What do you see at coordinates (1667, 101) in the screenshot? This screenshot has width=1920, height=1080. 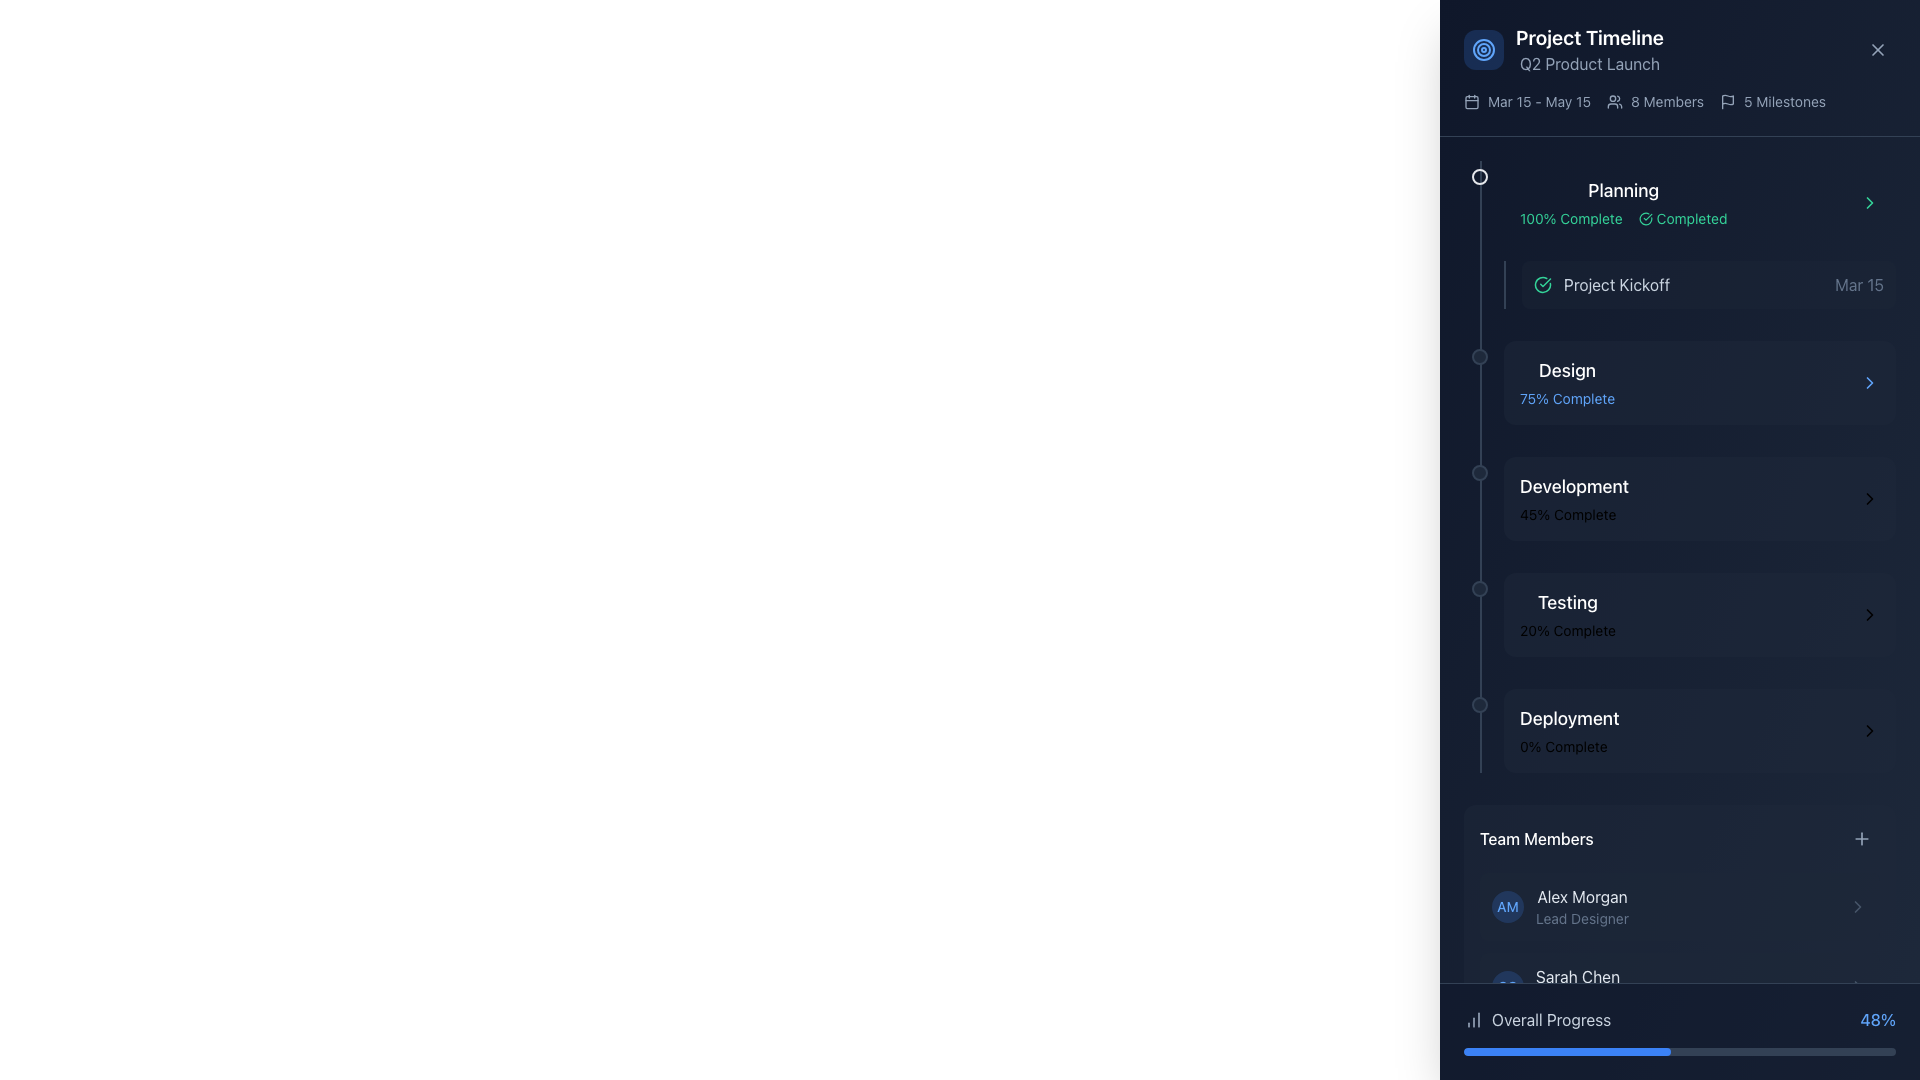 I see `the text label that indicates the count of members linked to the project, located near the top-right corner of the interface` at bounding box center [1667, 101].